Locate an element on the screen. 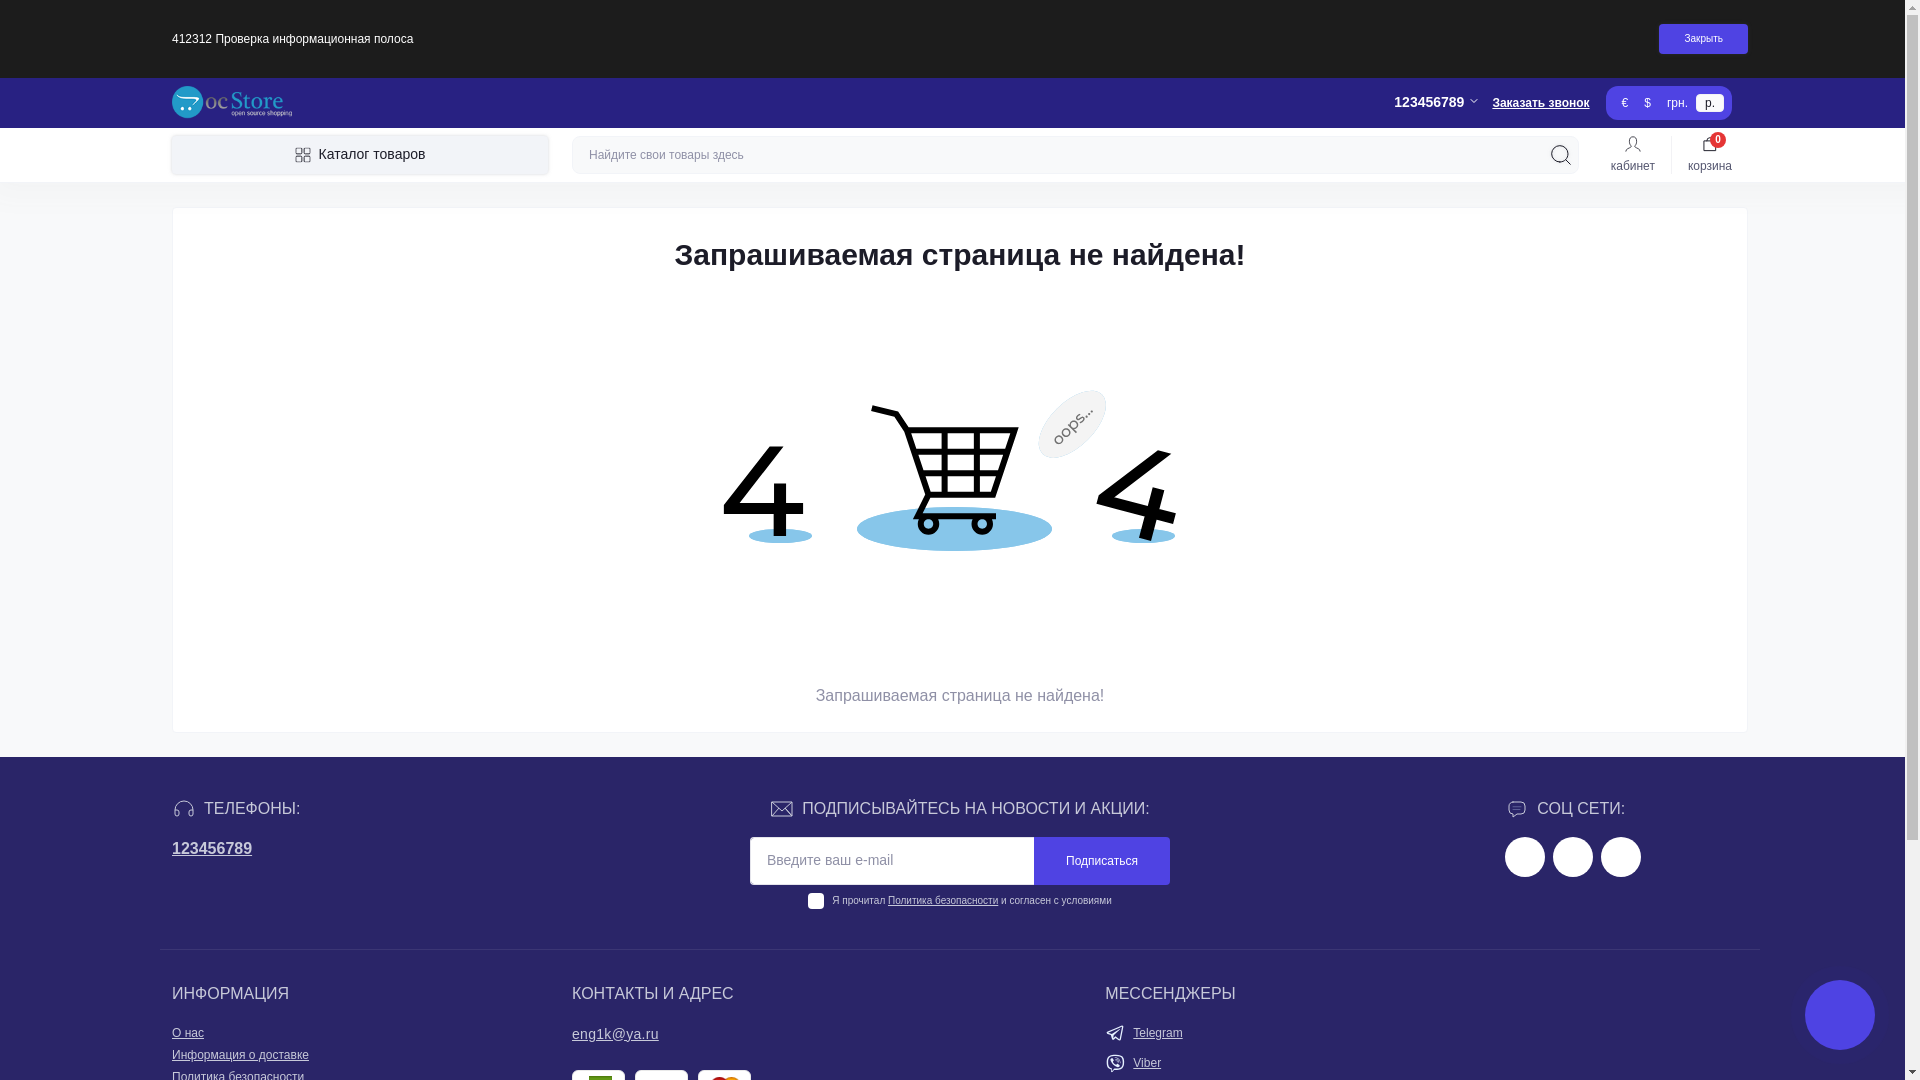 Image resolution: width=1920 pixels, height=1080 pixels. 'Viber' is located at coordinates (1147, 1062).